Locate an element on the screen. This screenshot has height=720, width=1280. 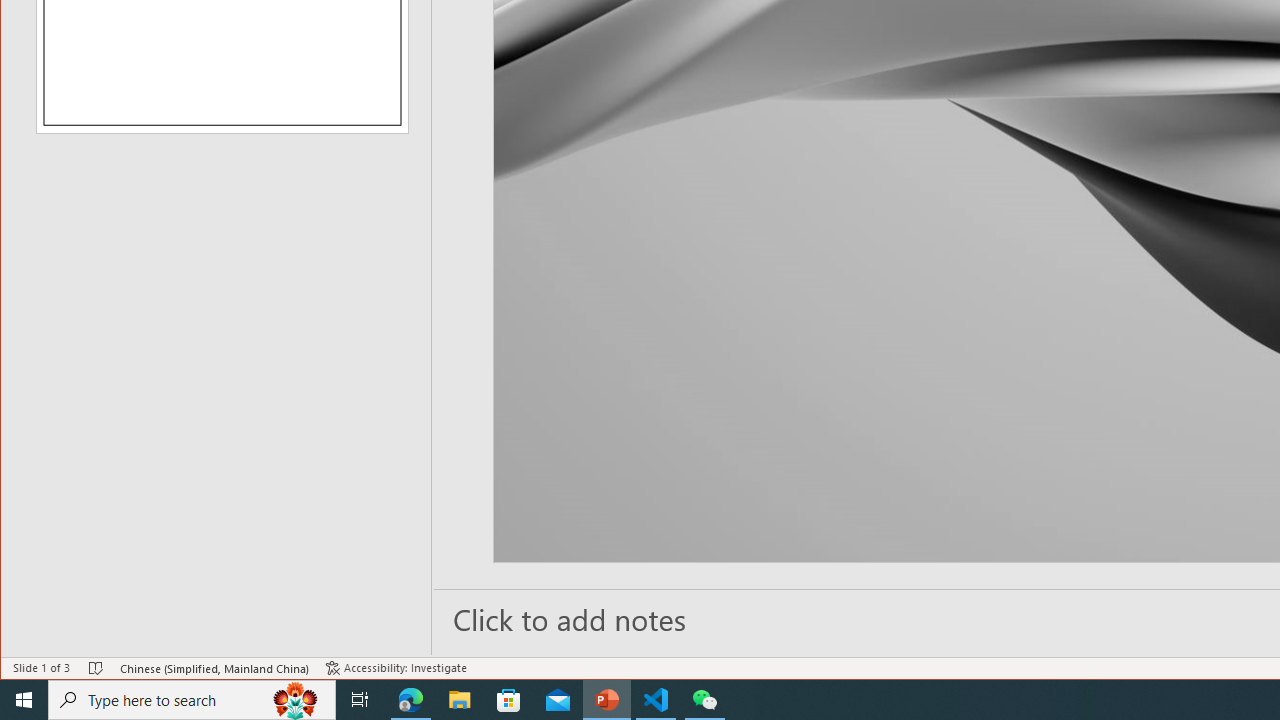
'Microsoft Edge - 1 running window' is located at coordinates (410, 698).